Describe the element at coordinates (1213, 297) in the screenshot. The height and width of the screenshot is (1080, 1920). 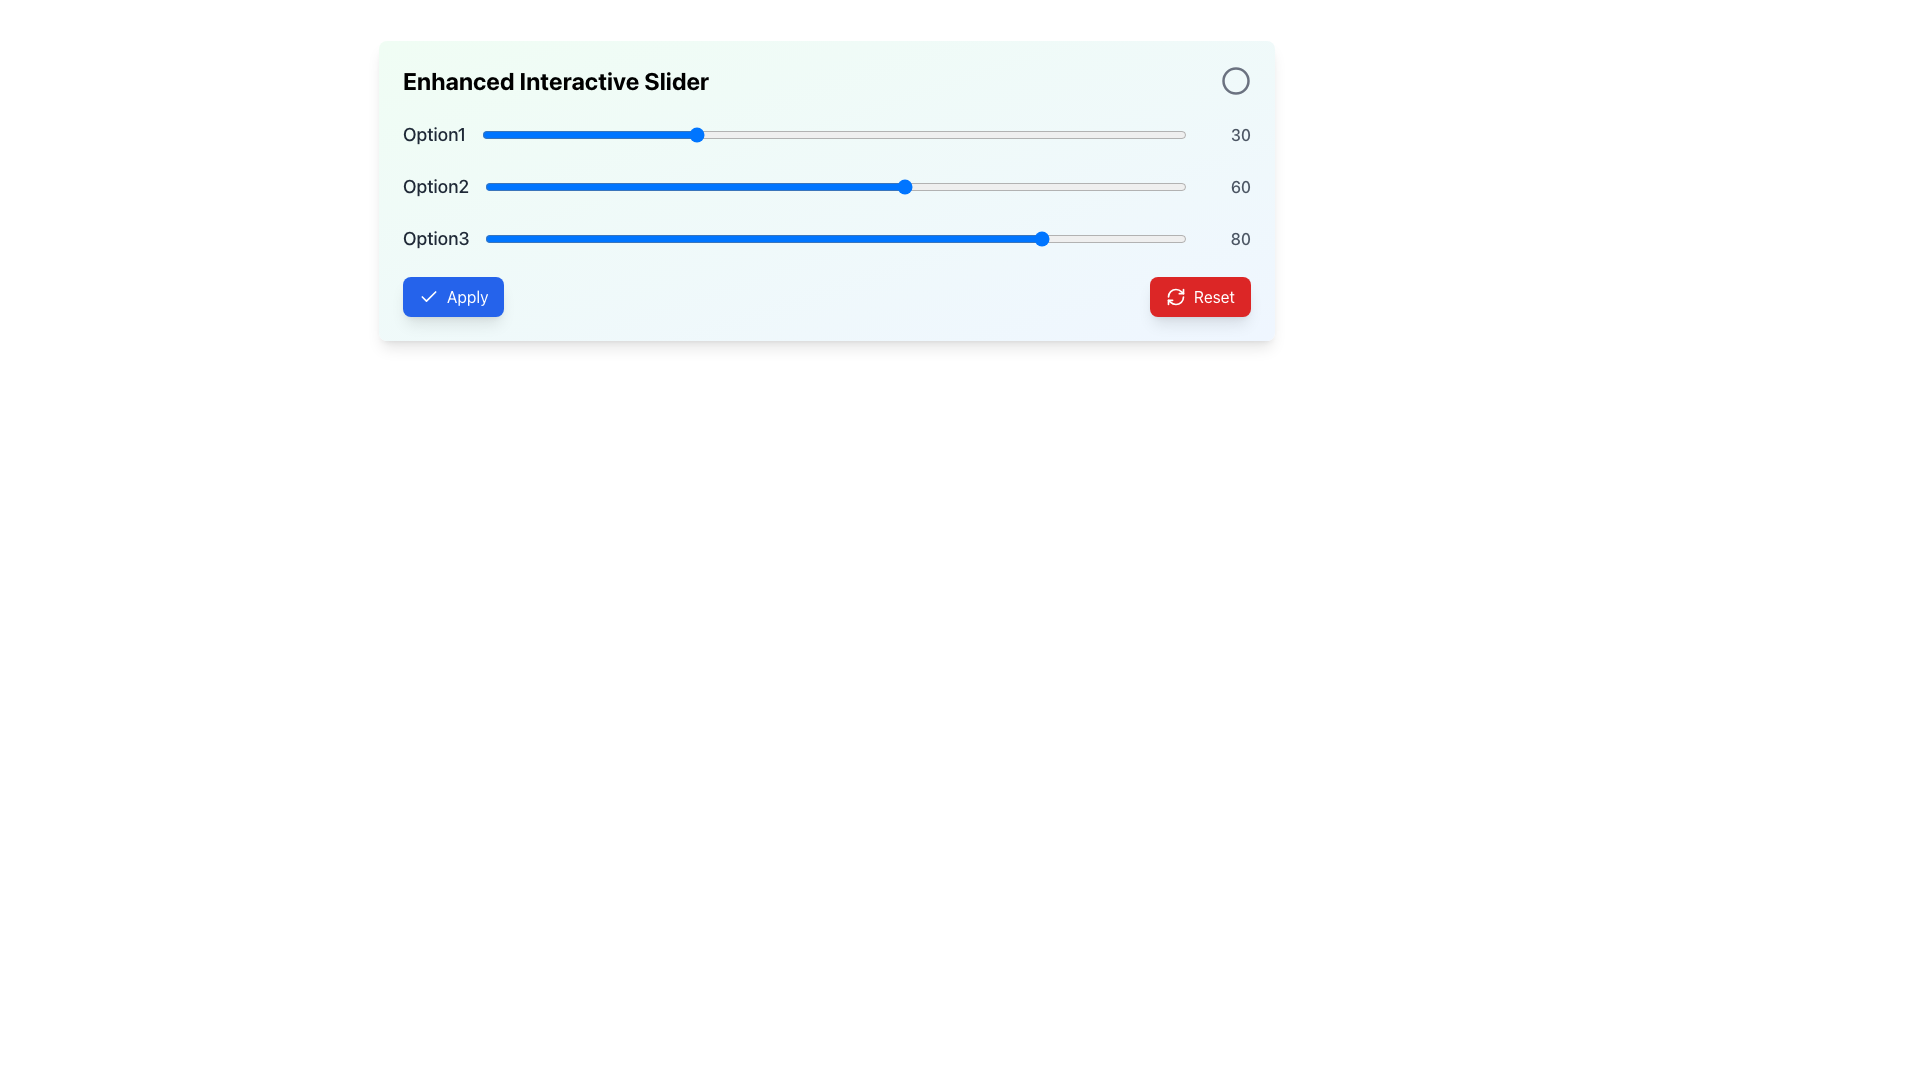
I see `the 'Reset' text label, which is situated within a solid red button with rounded corners, located at the bottom-right corner of the slider controls box` at that location.